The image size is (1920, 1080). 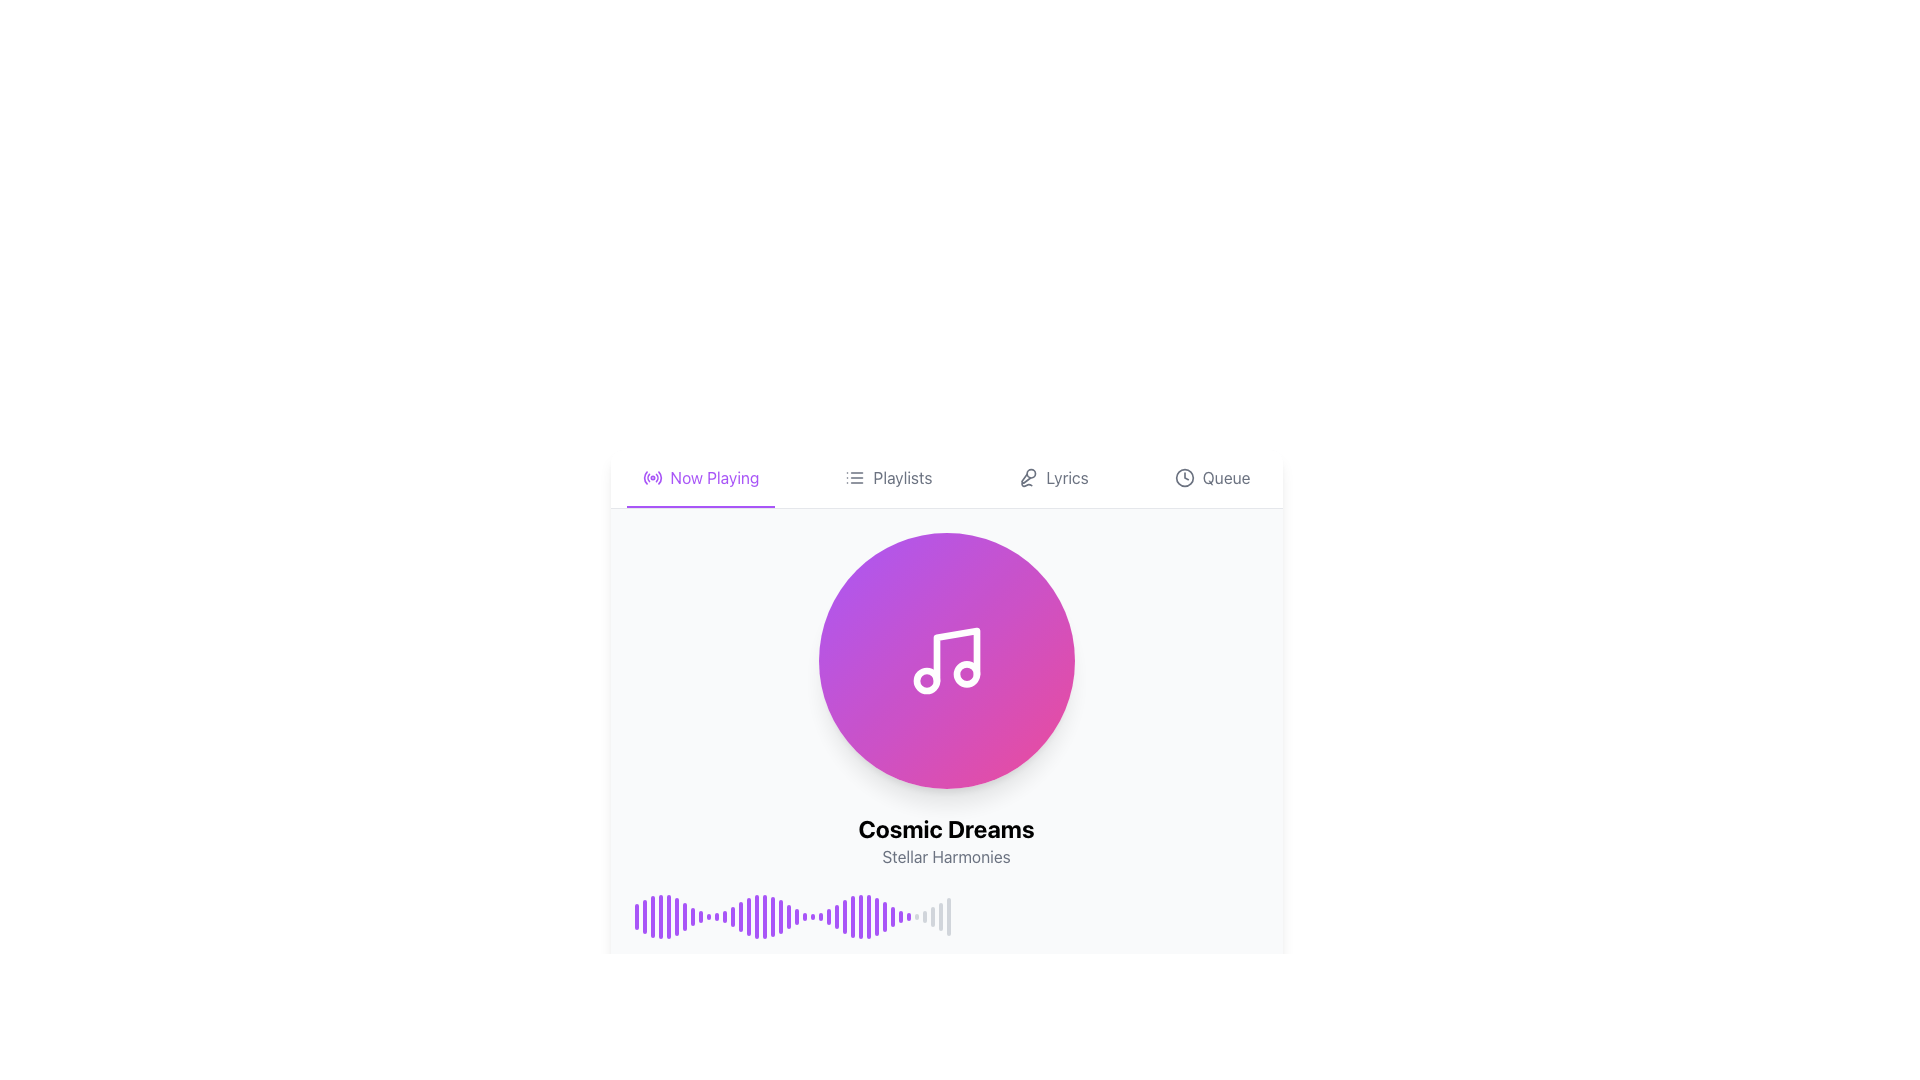 What do you see at coordinates (945, 840) in the screenshot?
I see `the Text Display element that shows 'Cosmic Dreams' in bold and 'Stellar Harmonies' in smaller gray font, located below a musical note icon and above a soundwave graphic` at bounding box center [945, 840].